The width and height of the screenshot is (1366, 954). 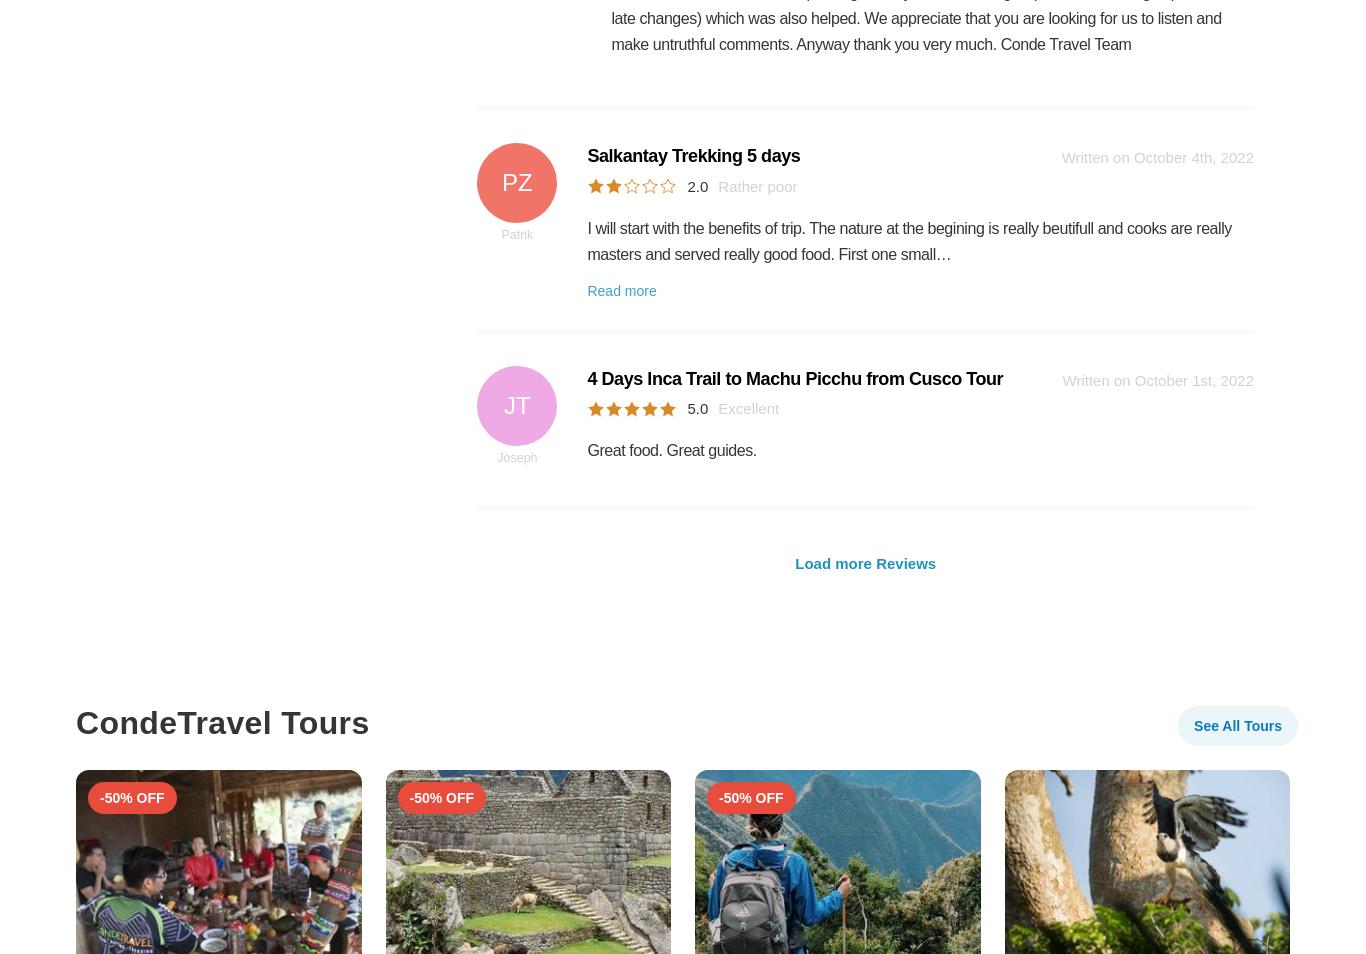 What do you see at coordinates (1194, 725) in the screenshot?
I see `'See All Tours'` at bounding box center [1194, 725].